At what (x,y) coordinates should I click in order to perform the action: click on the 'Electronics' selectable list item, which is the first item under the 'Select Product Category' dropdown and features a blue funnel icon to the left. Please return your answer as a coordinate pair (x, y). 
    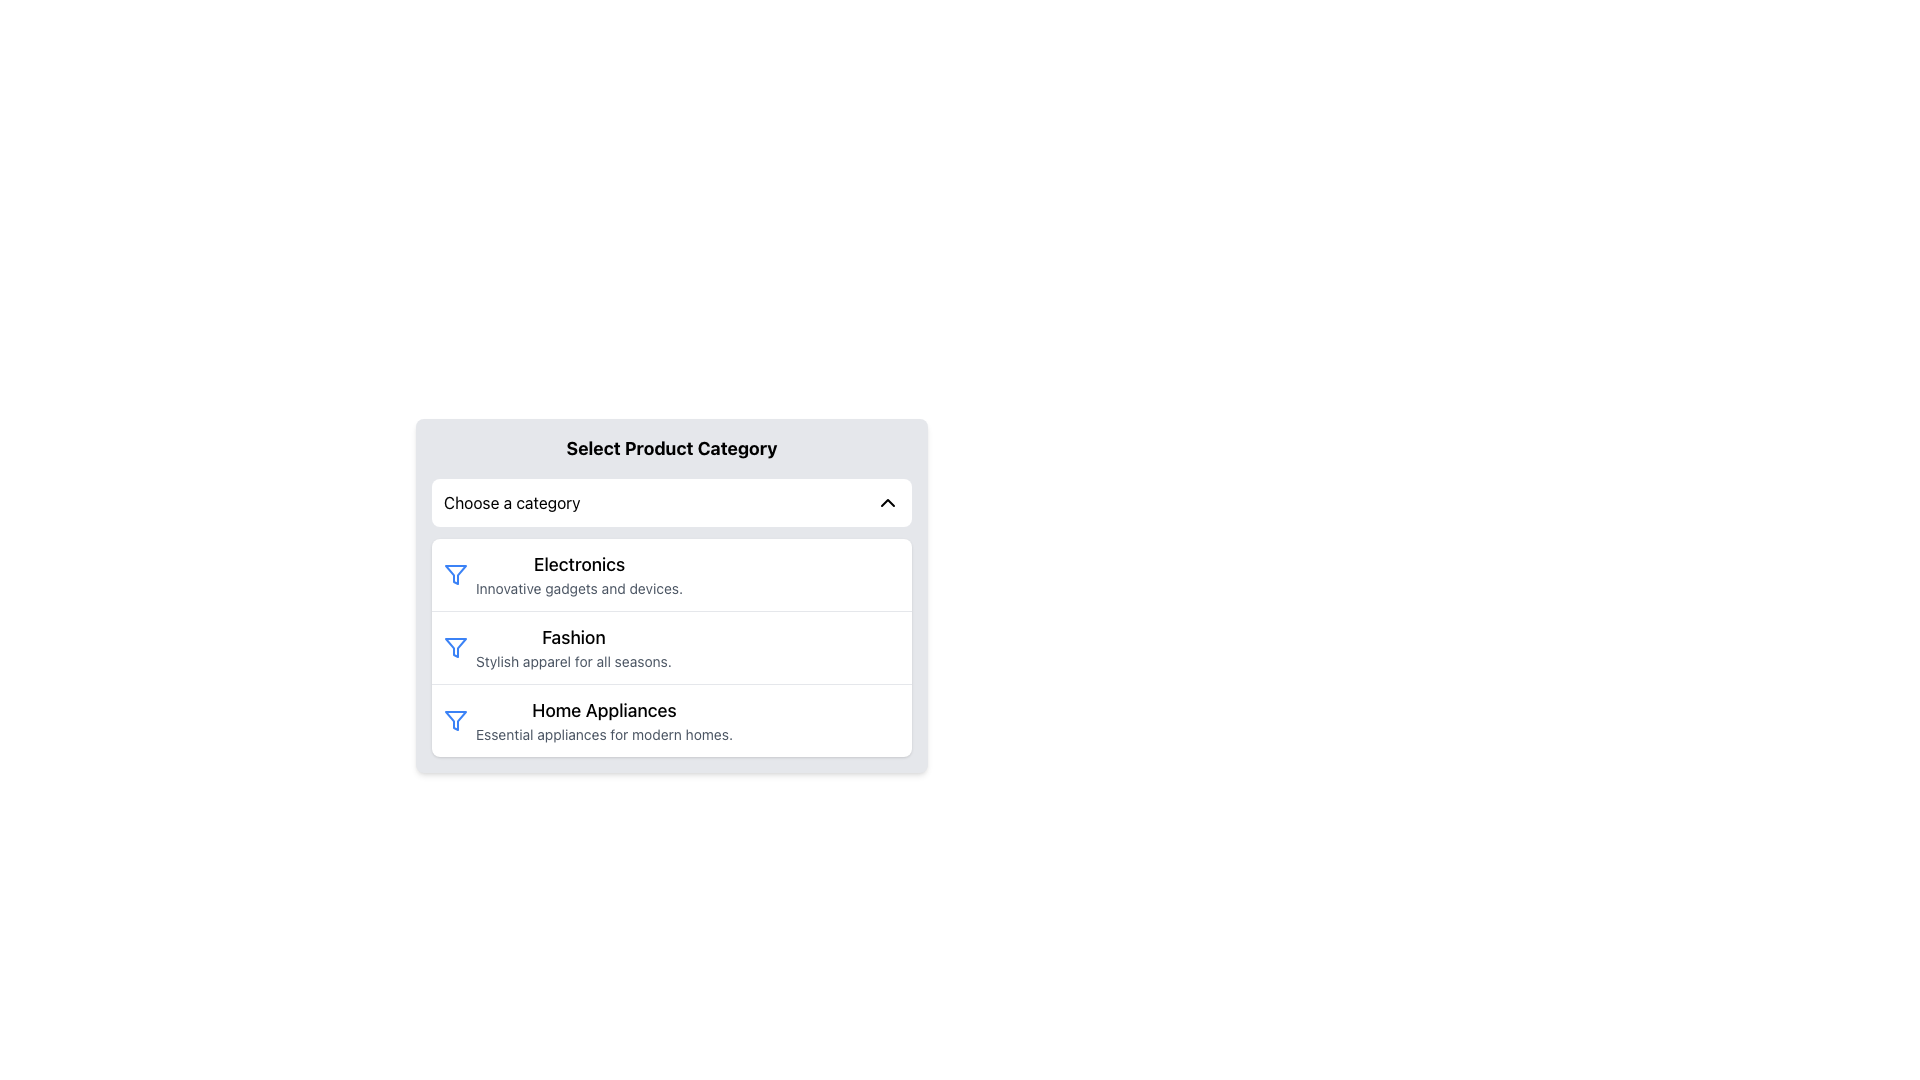
    Looking at the image, I should click on (672, 574).